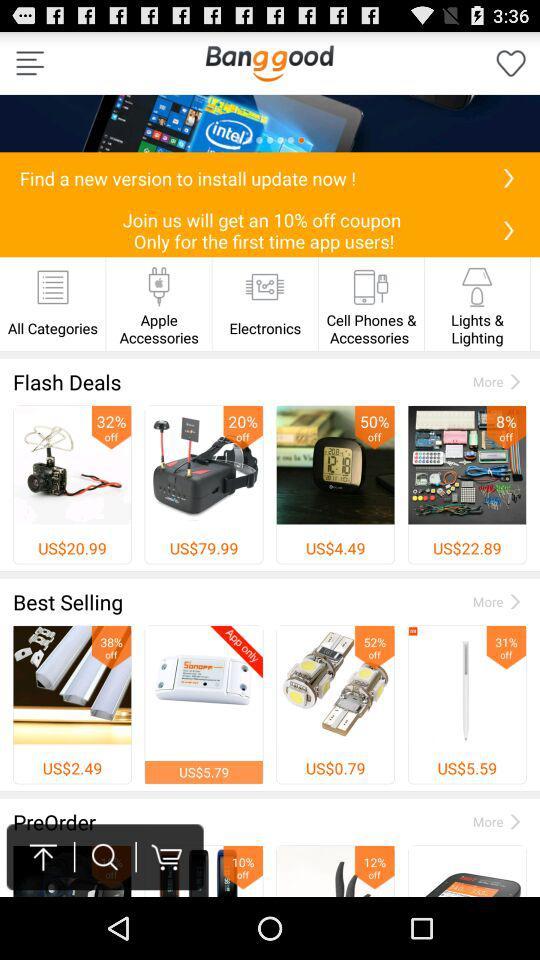  Describe the element at coordinates (508, 176) in the screenshot. I see `link to update page` at that location.